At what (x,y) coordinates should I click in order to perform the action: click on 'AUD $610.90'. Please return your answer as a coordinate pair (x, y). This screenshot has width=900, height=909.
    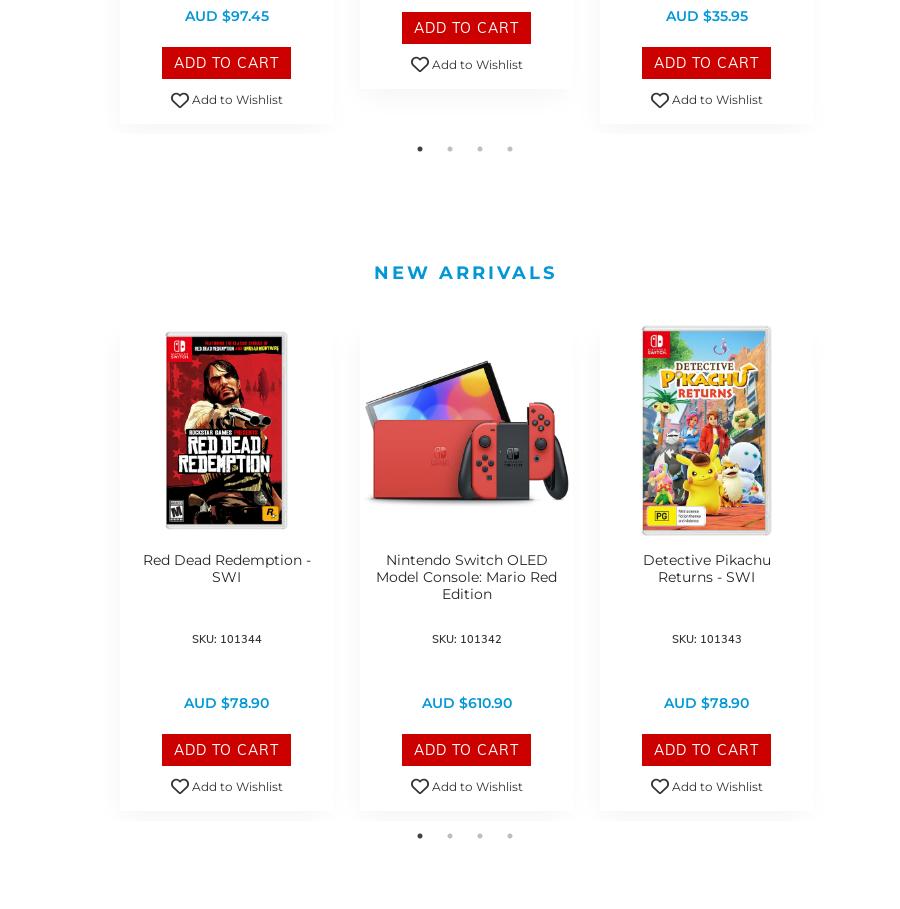
    Looking at the image, I should click on (421, 701).